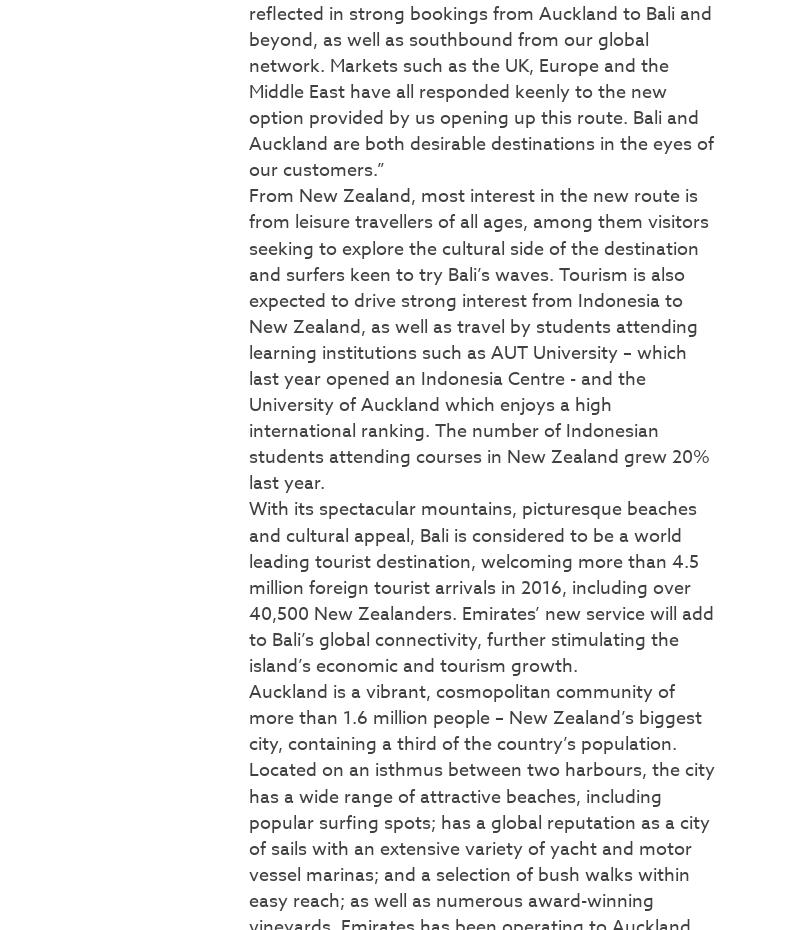  What do you see at coordinates (319, 364) in the screenshot?
I see `'Sustainability'` at bounding box center [319, 364].